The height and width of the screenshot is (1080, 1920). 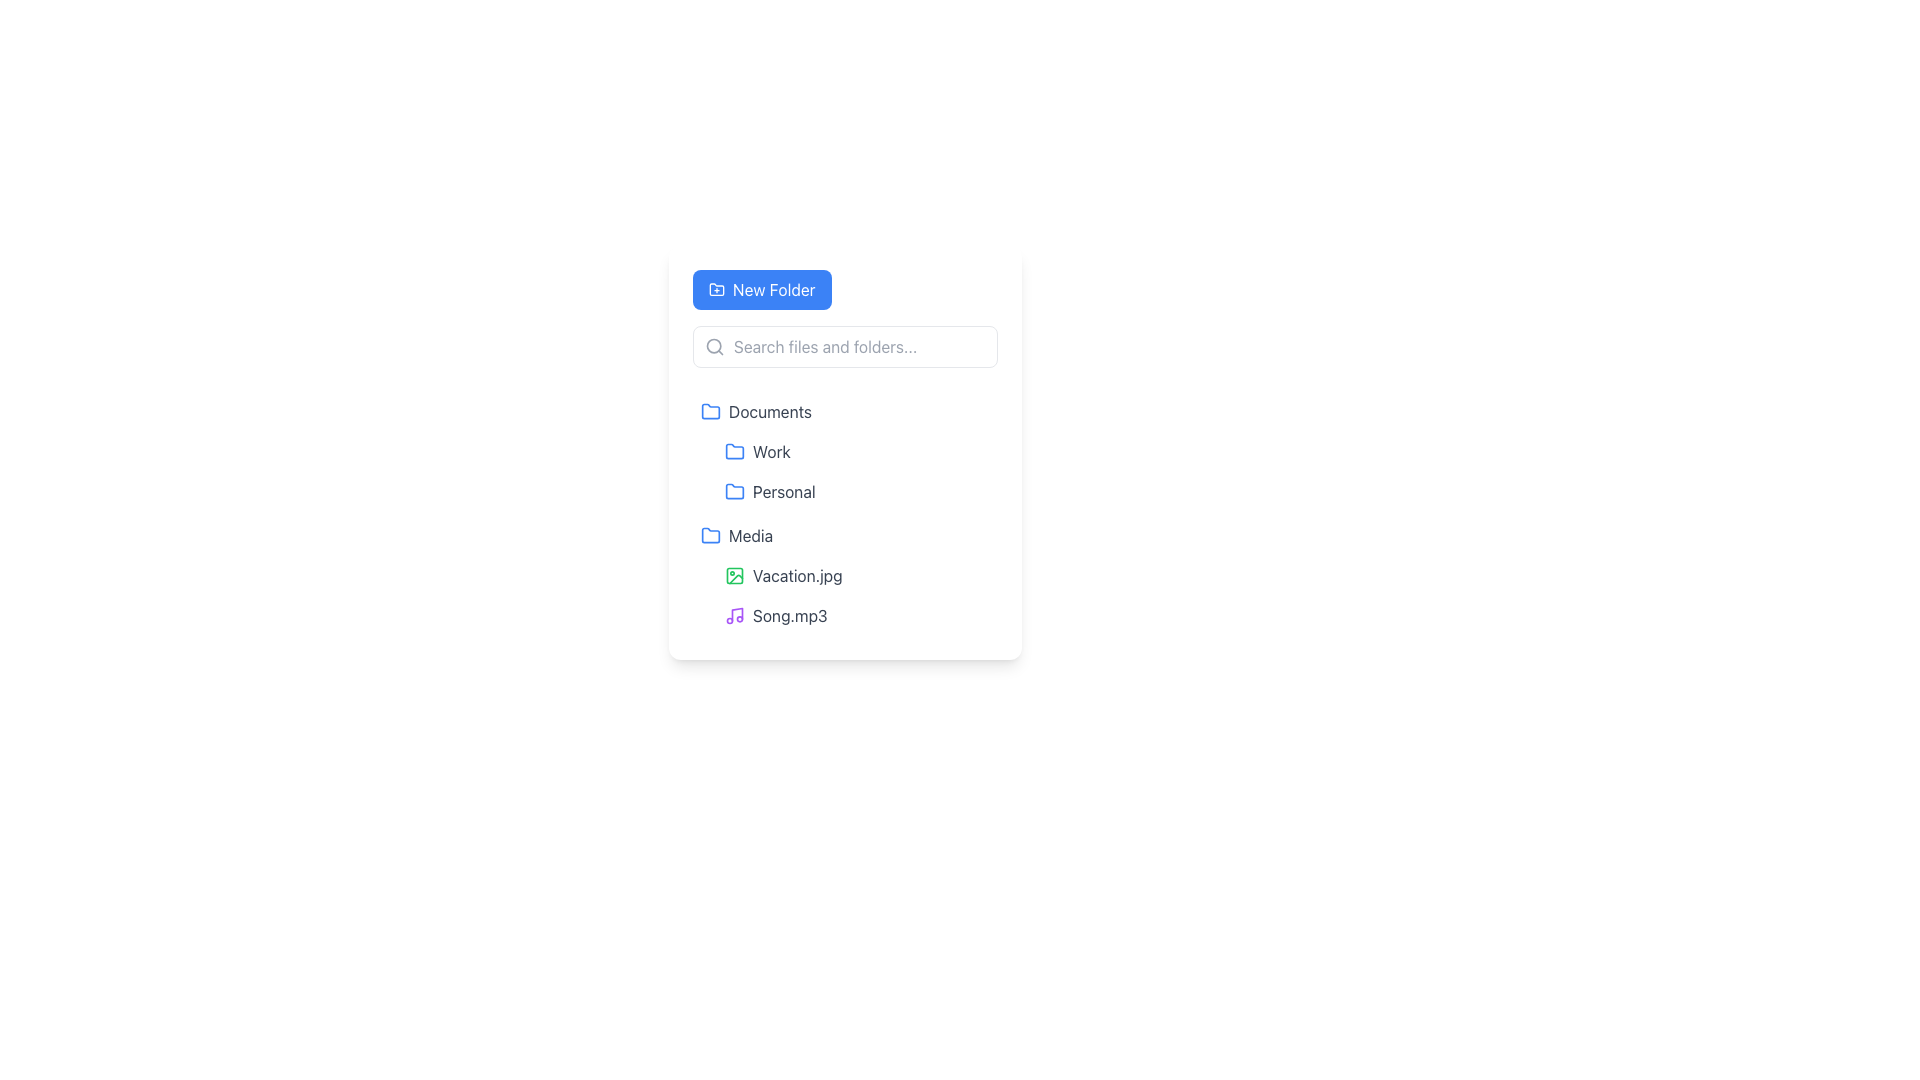 What do you see at coordinates (789, 615) in the screenshot?
I see `the static text label displaying 'Song.mp3' in the file browser interface, which is styled in gray and is the fourth item under the 'Media' folder` at bounding box center [789, 615].